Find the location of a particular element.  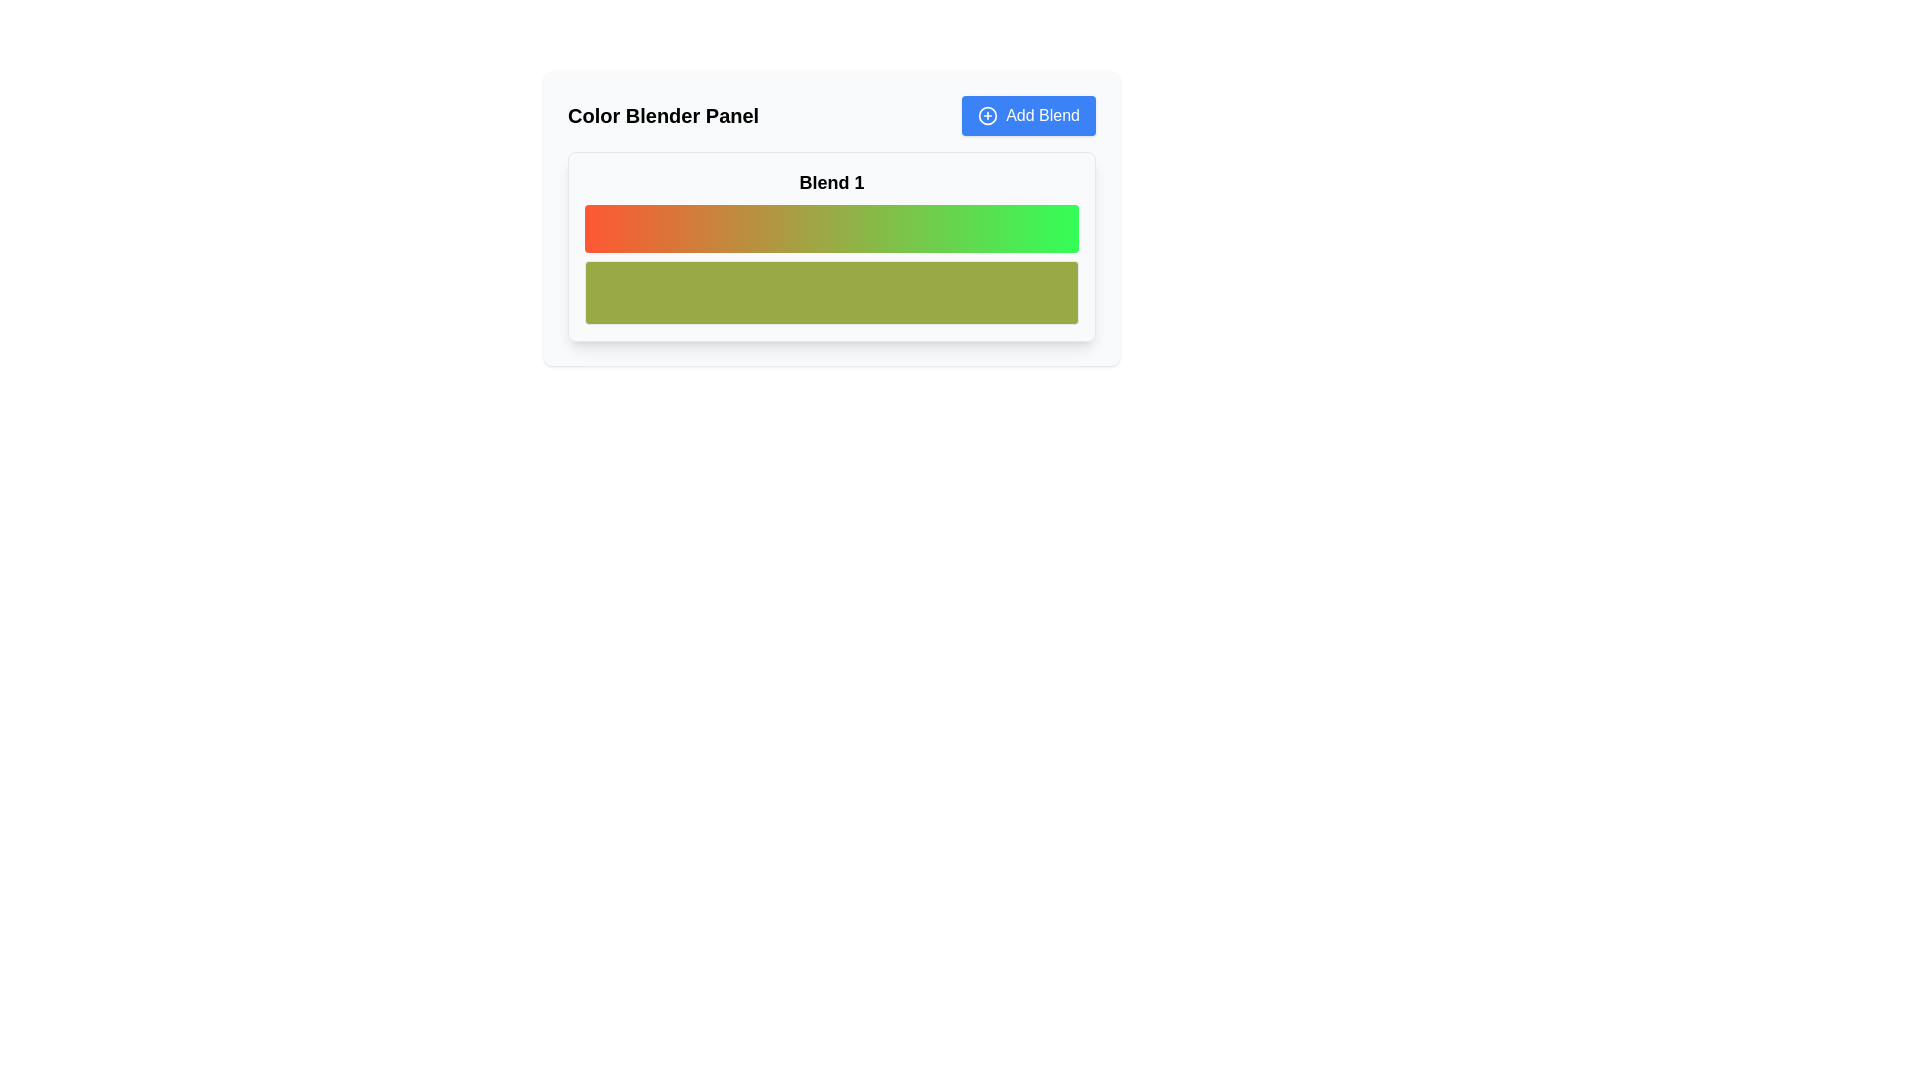

the 'Add Blend' button, which is a rectangular button with rounded corners, a blue background, and a white '+' icon, located at the top-right corner of the 'Color Blender Panel' is located at coordinates (1029, 115).